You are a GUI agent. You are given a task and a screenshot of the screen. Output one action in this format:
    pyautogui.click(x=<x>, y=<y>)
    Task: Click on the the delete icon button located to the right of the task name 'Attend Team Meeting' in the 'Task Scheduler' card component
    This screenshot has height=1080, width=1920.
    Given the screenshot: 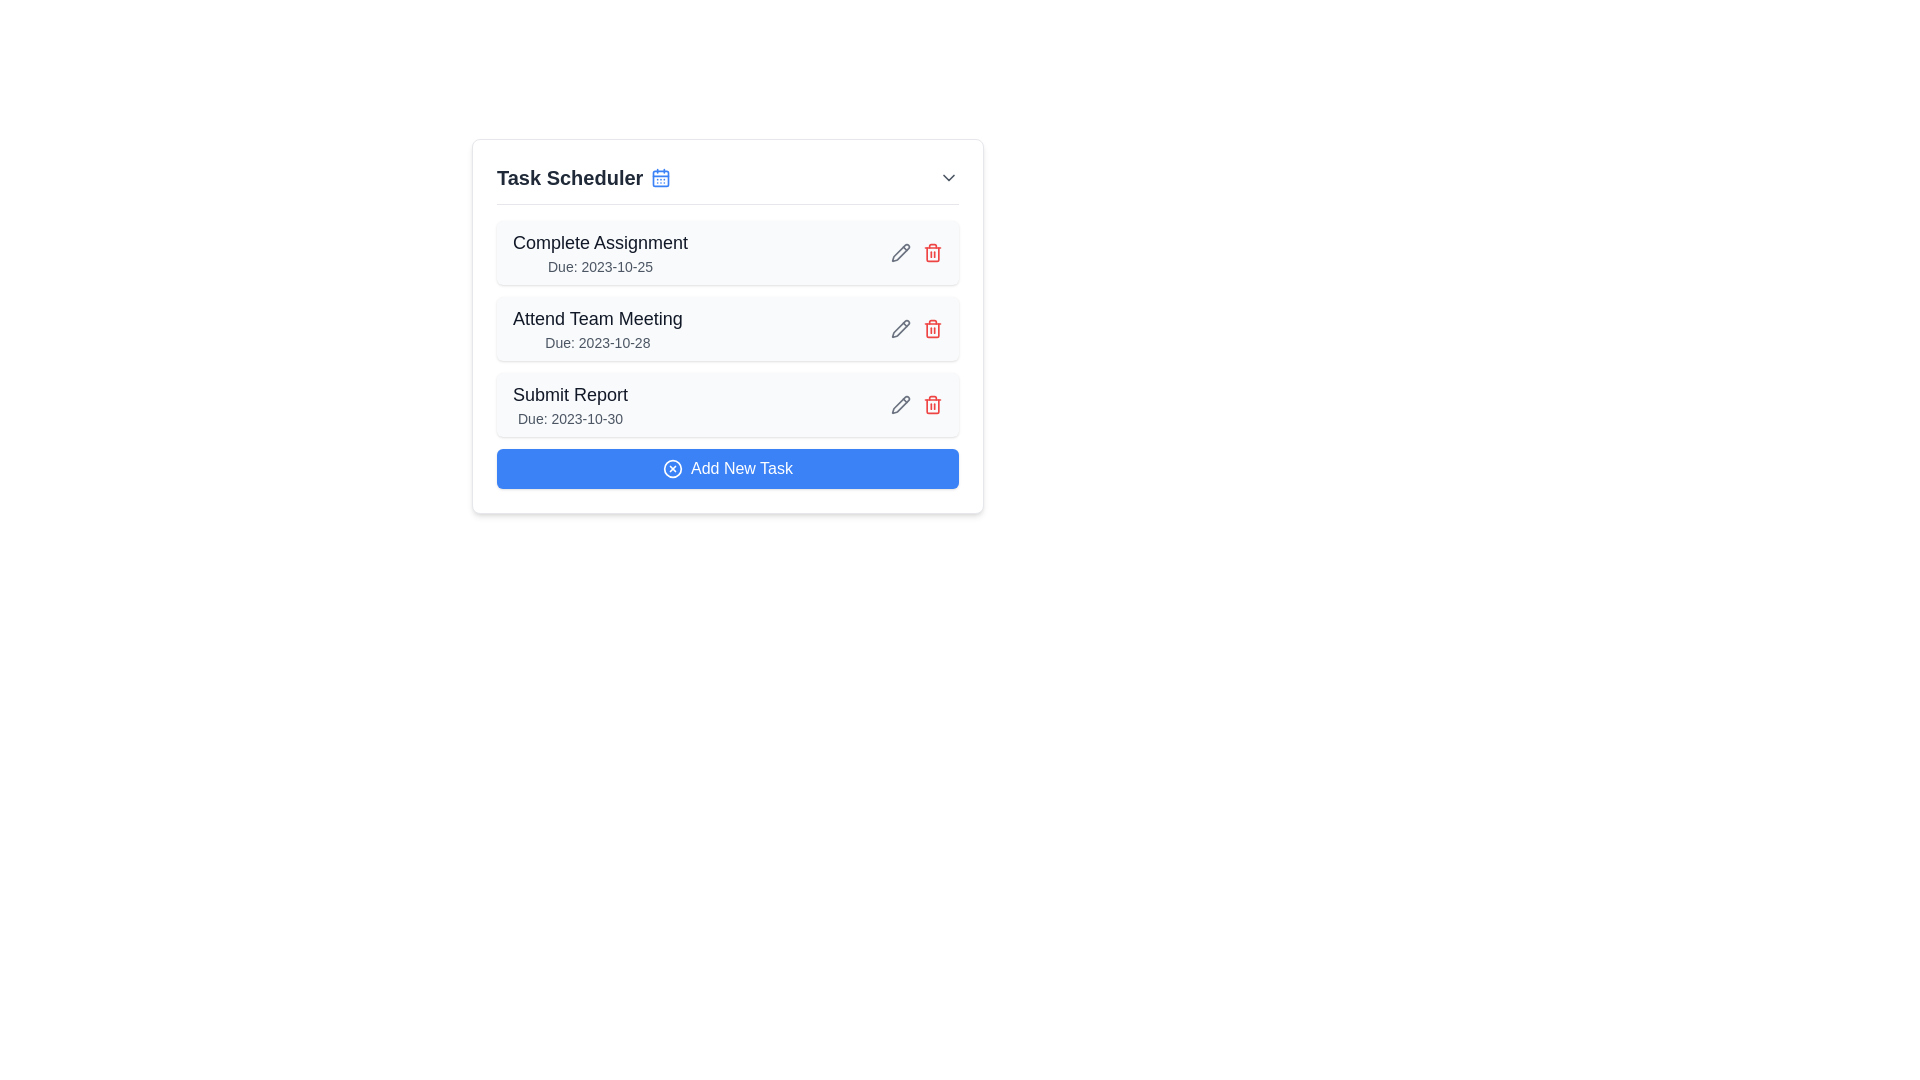 What is the action you would take?
    pyautogui.click(x=931, y=327)
    